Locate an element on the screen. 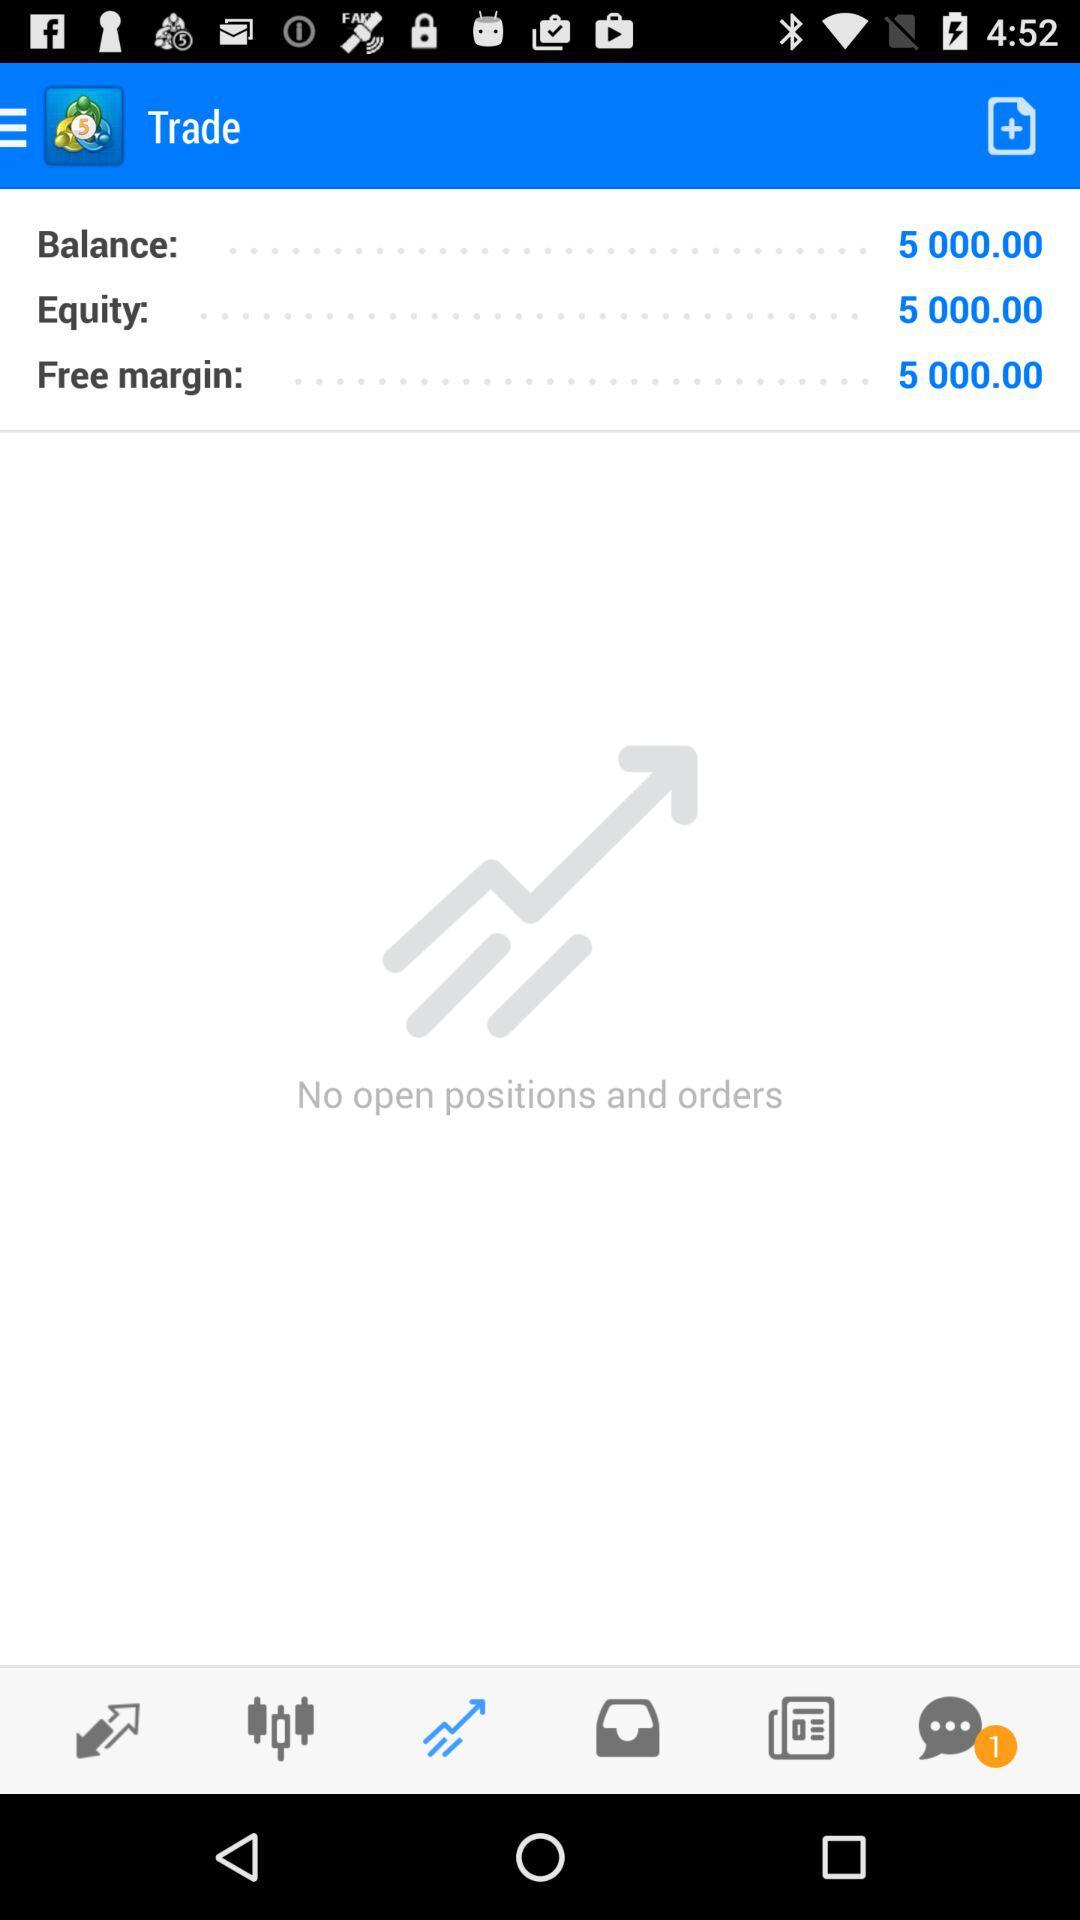 This screenshot has width=1080, height=1920. put the plug in is located at coordinates (280, 1727).